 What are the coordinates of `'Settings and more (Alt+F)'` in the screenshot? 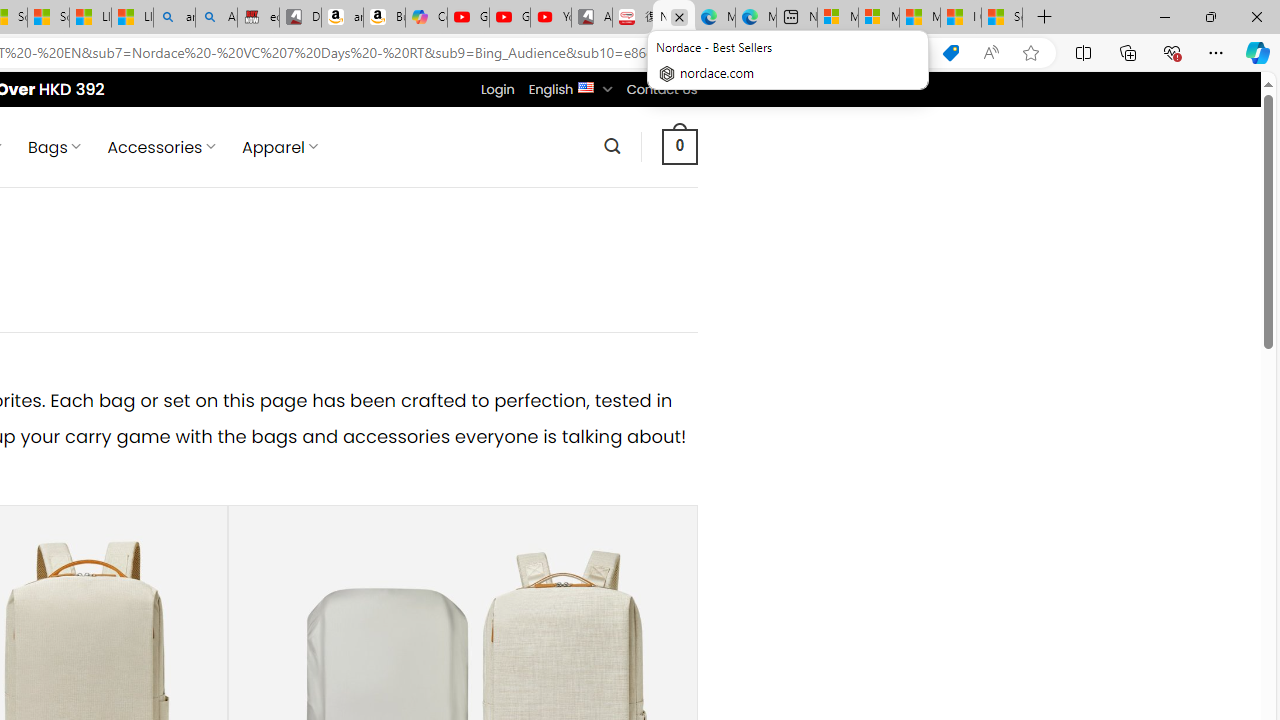 It's located at (1215, 51).